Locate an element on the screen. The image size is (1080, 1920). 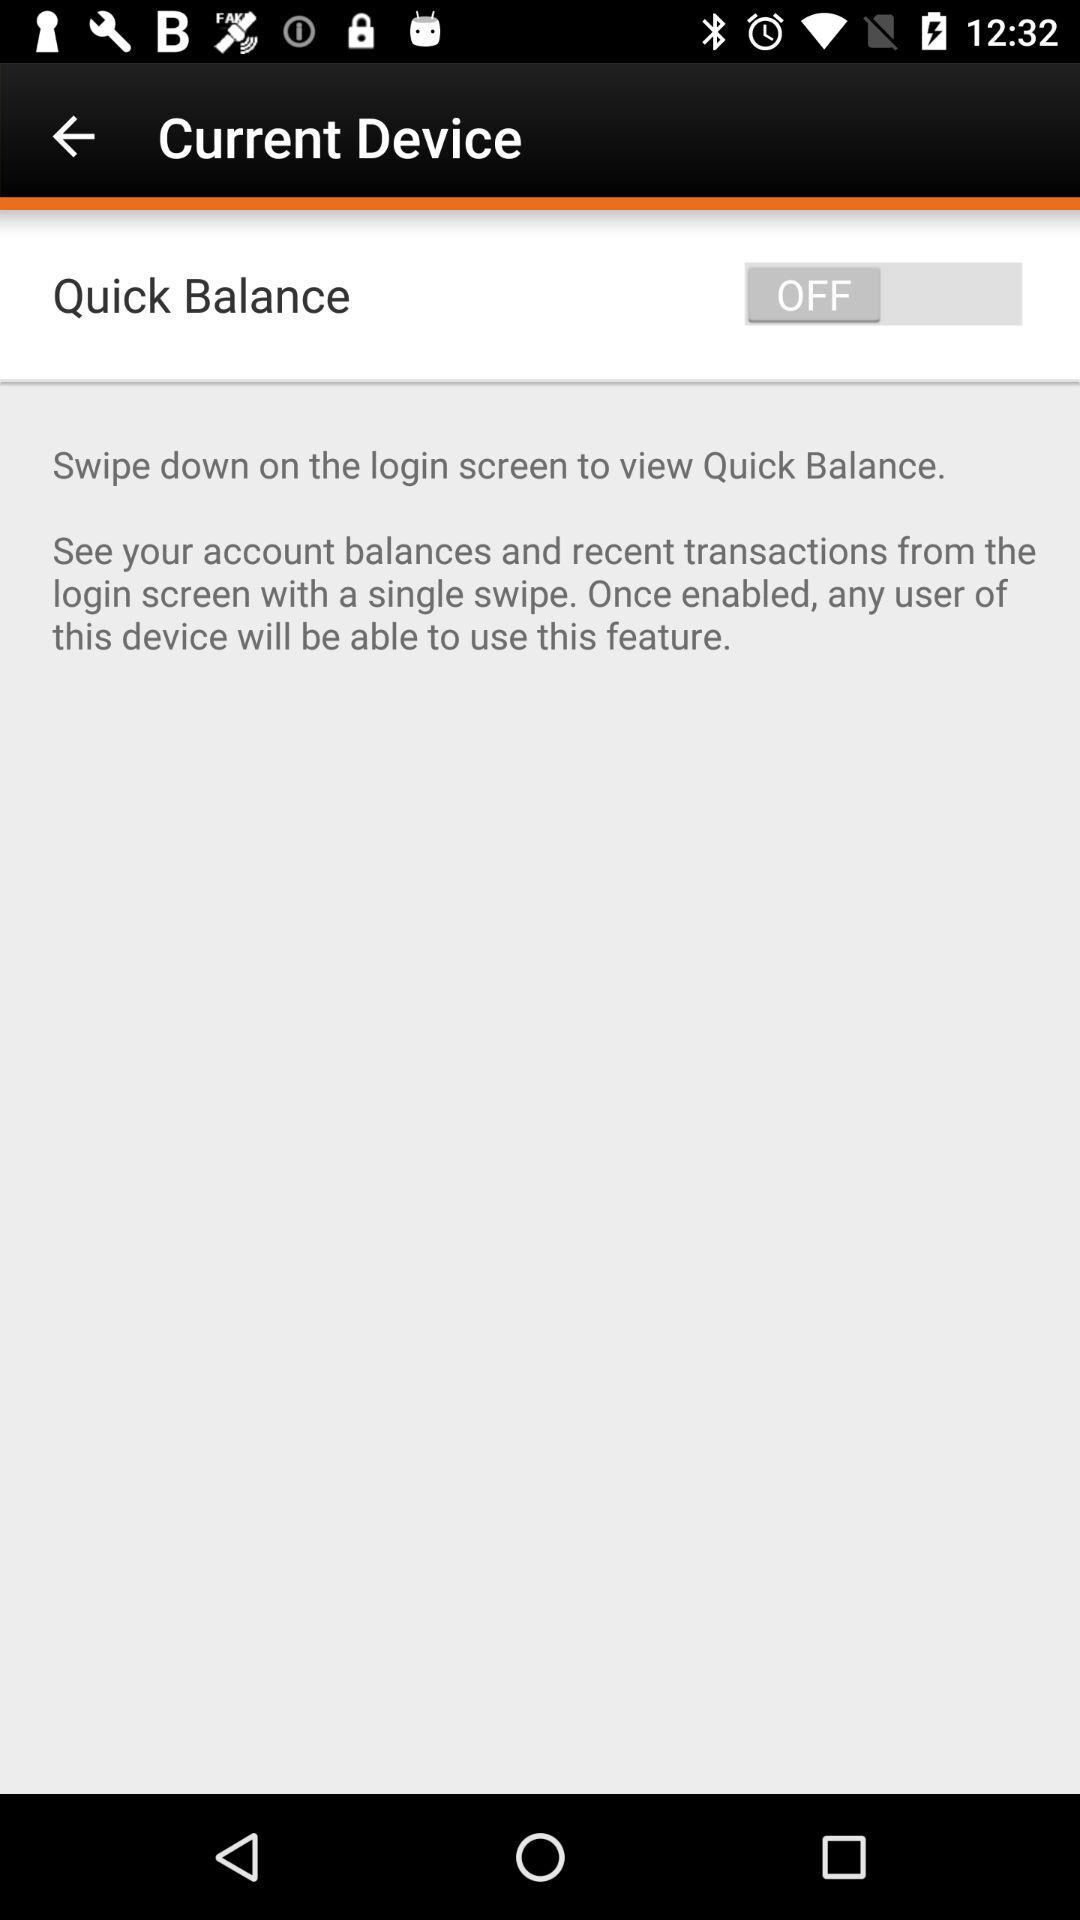
the item above the quick balance icon is located at coordinates (72, 135).